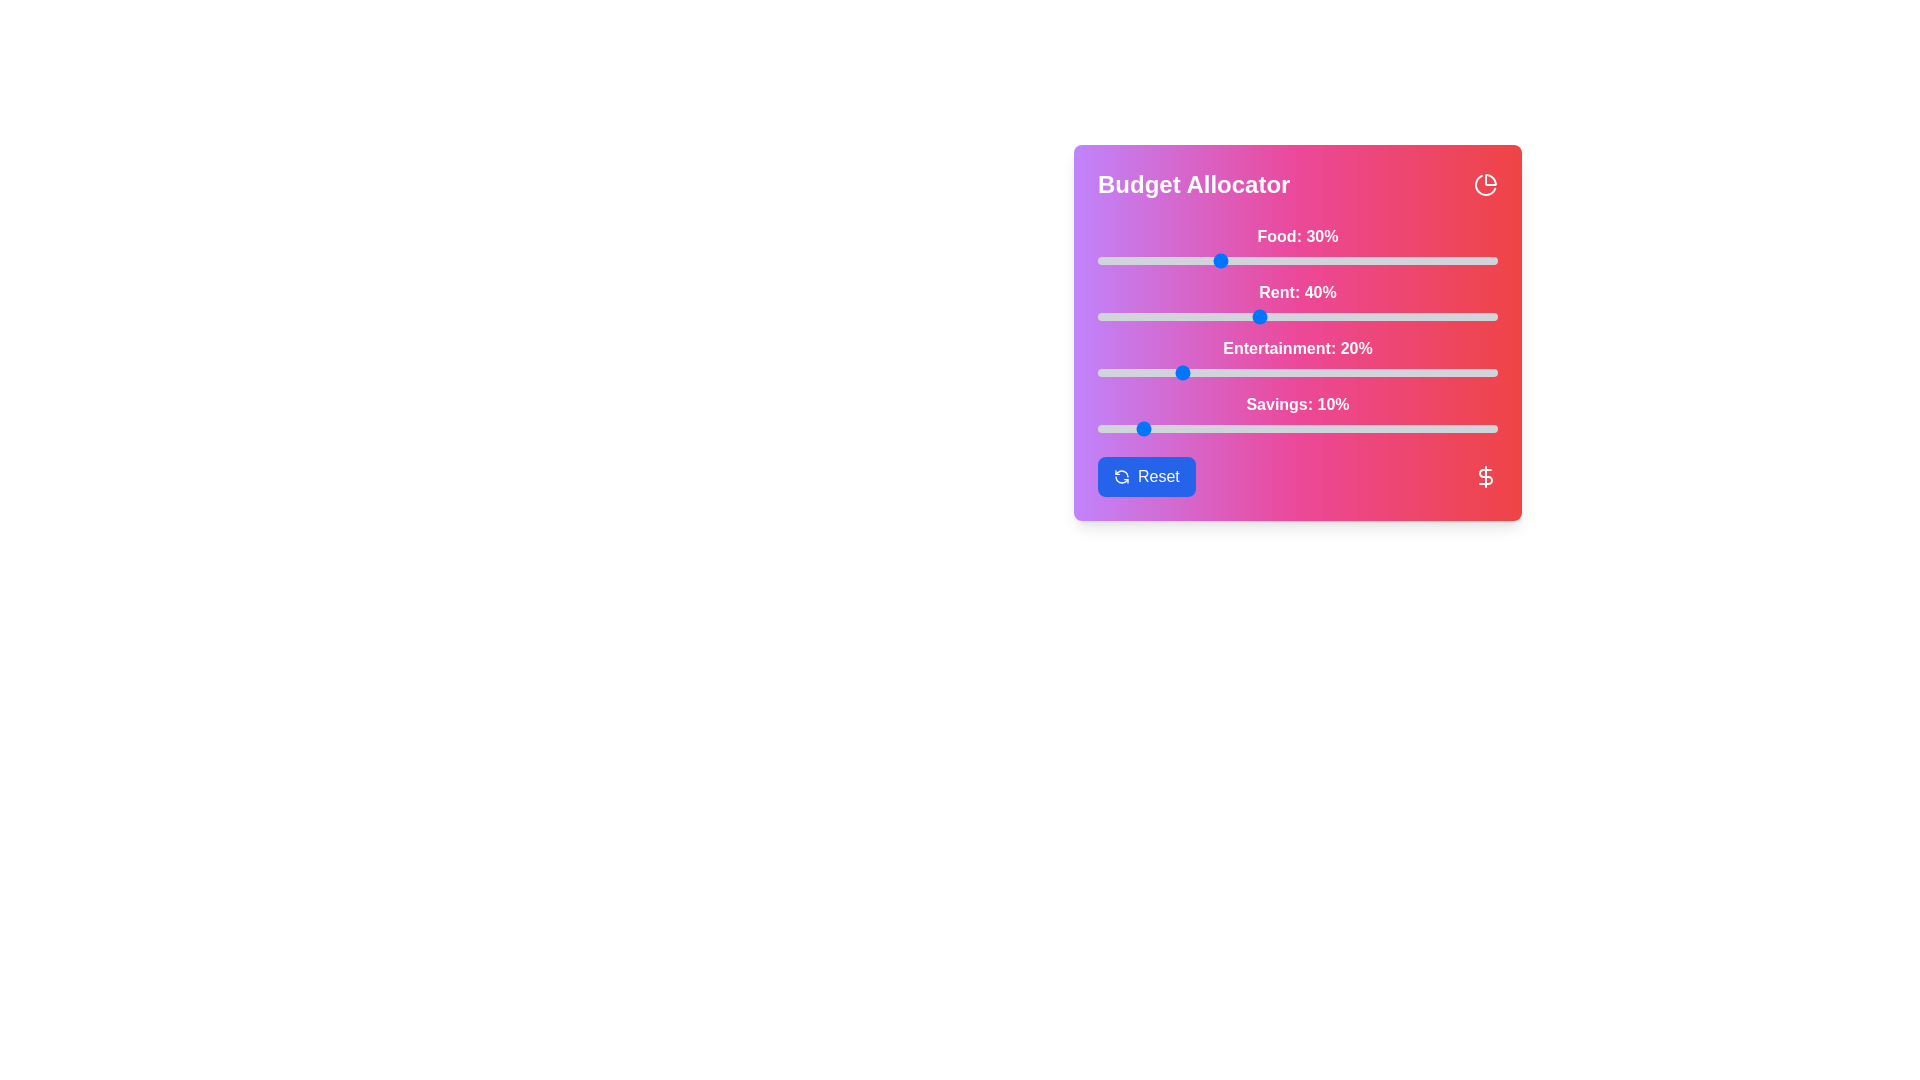  Describe the element at coordinates (1329, 315) in the screenshot. I see `the rent slider` at that location.